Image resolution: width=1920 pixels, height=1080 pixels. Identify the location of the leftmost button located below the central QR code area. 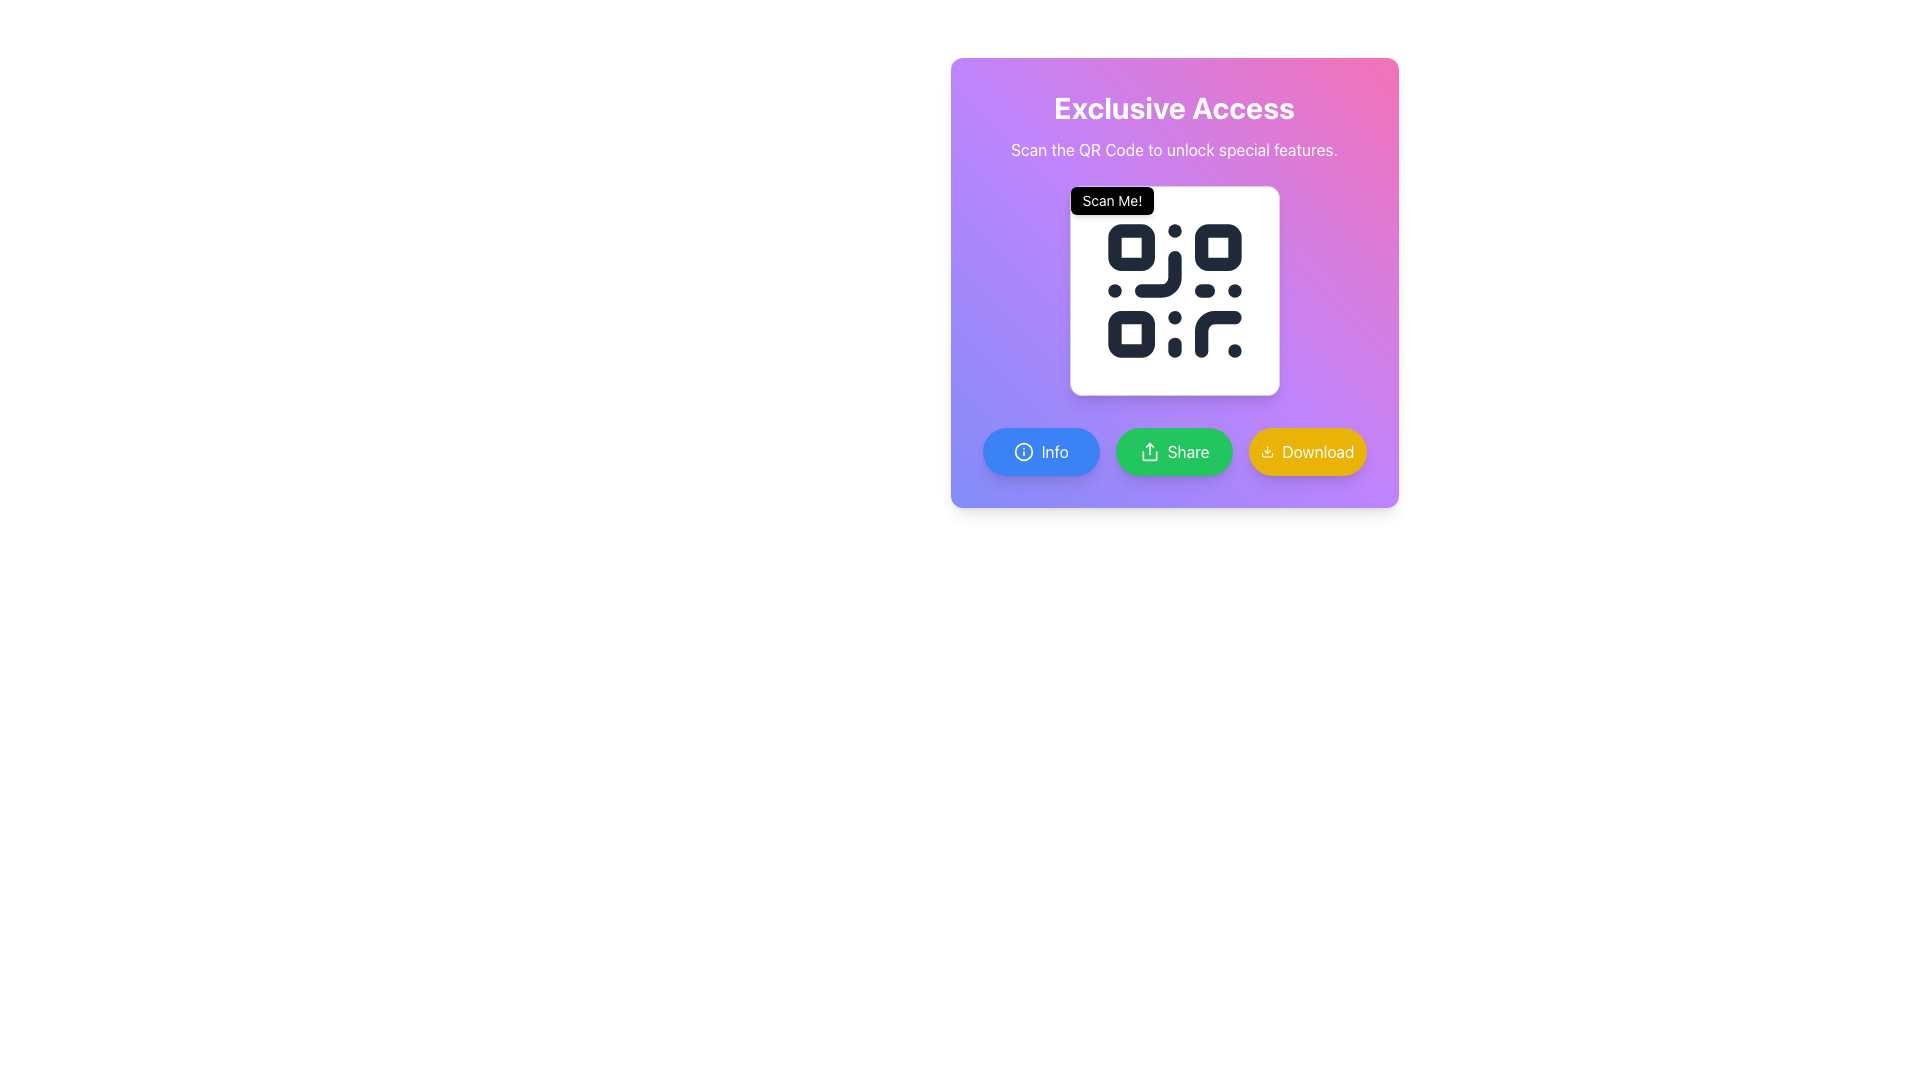
(1040, 451).